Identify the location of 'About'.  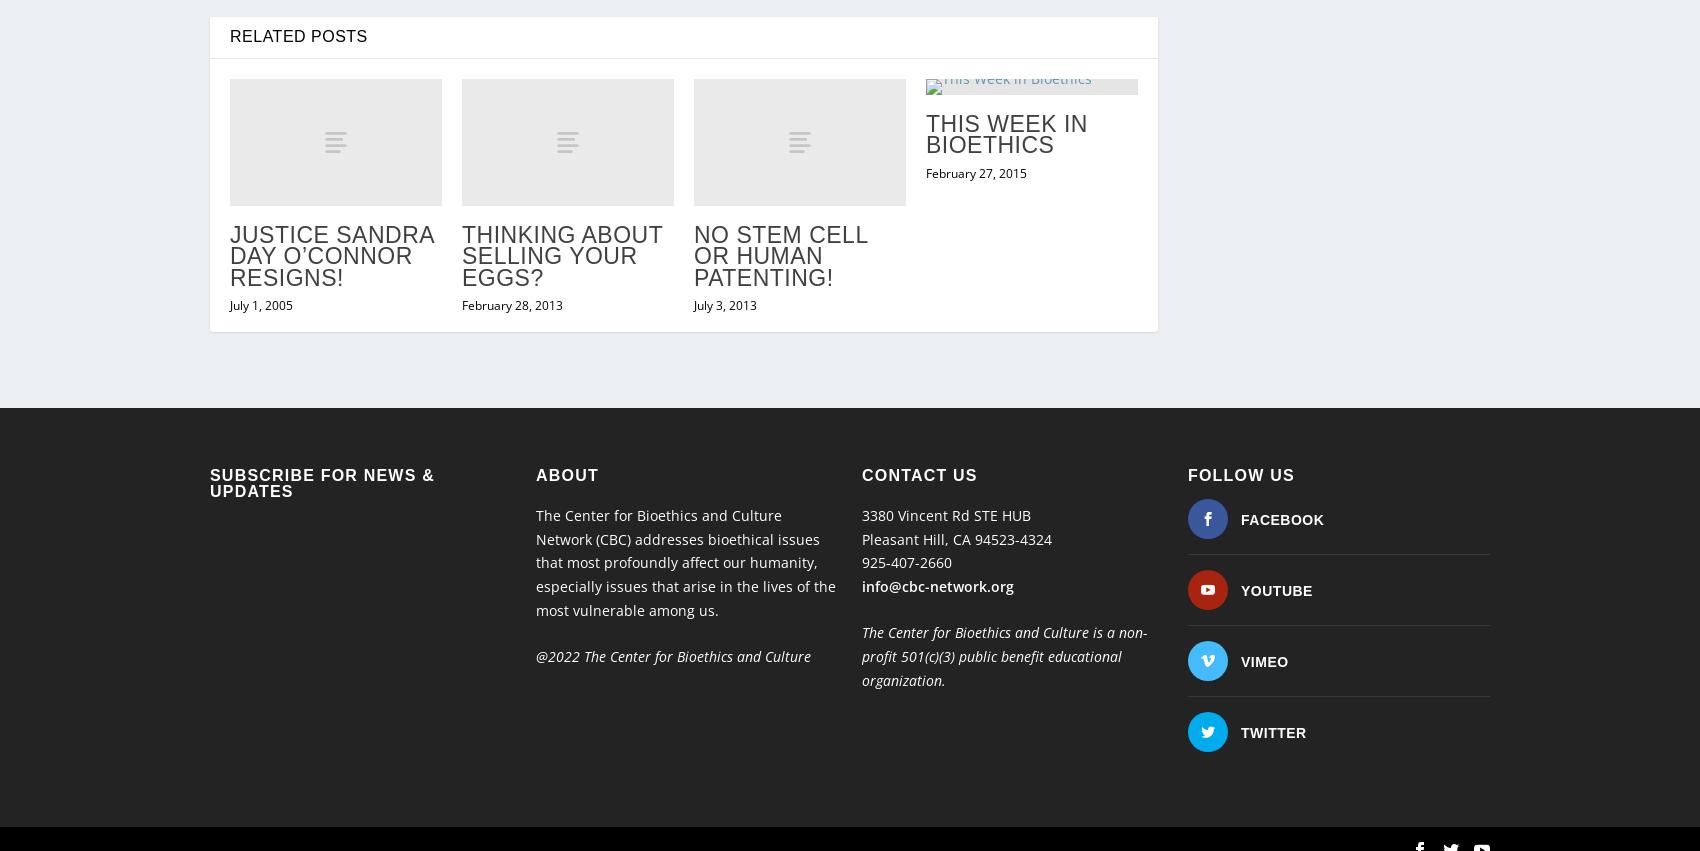
(565, 433).